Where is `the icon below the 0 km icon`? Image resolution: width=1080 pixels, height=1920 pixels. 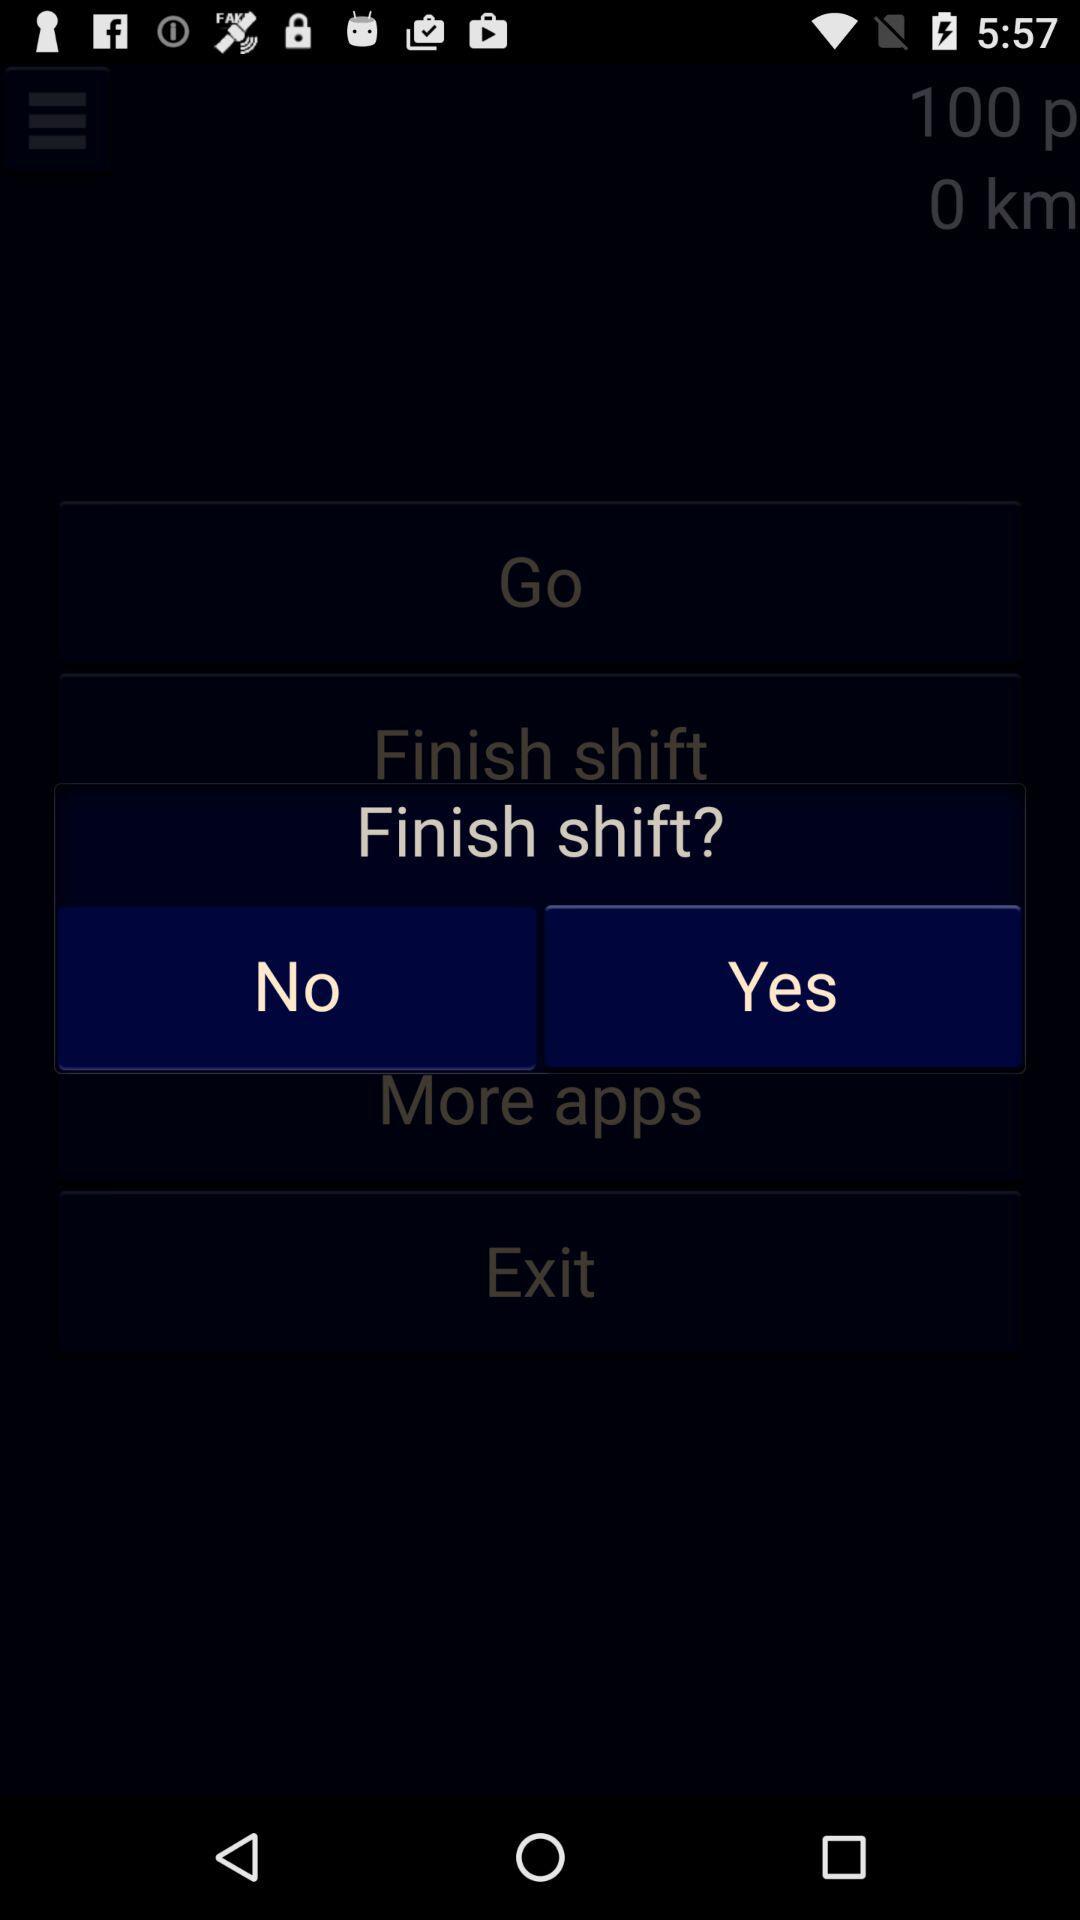 the icon below the 0 km icon is located at coordinates (540, 582).